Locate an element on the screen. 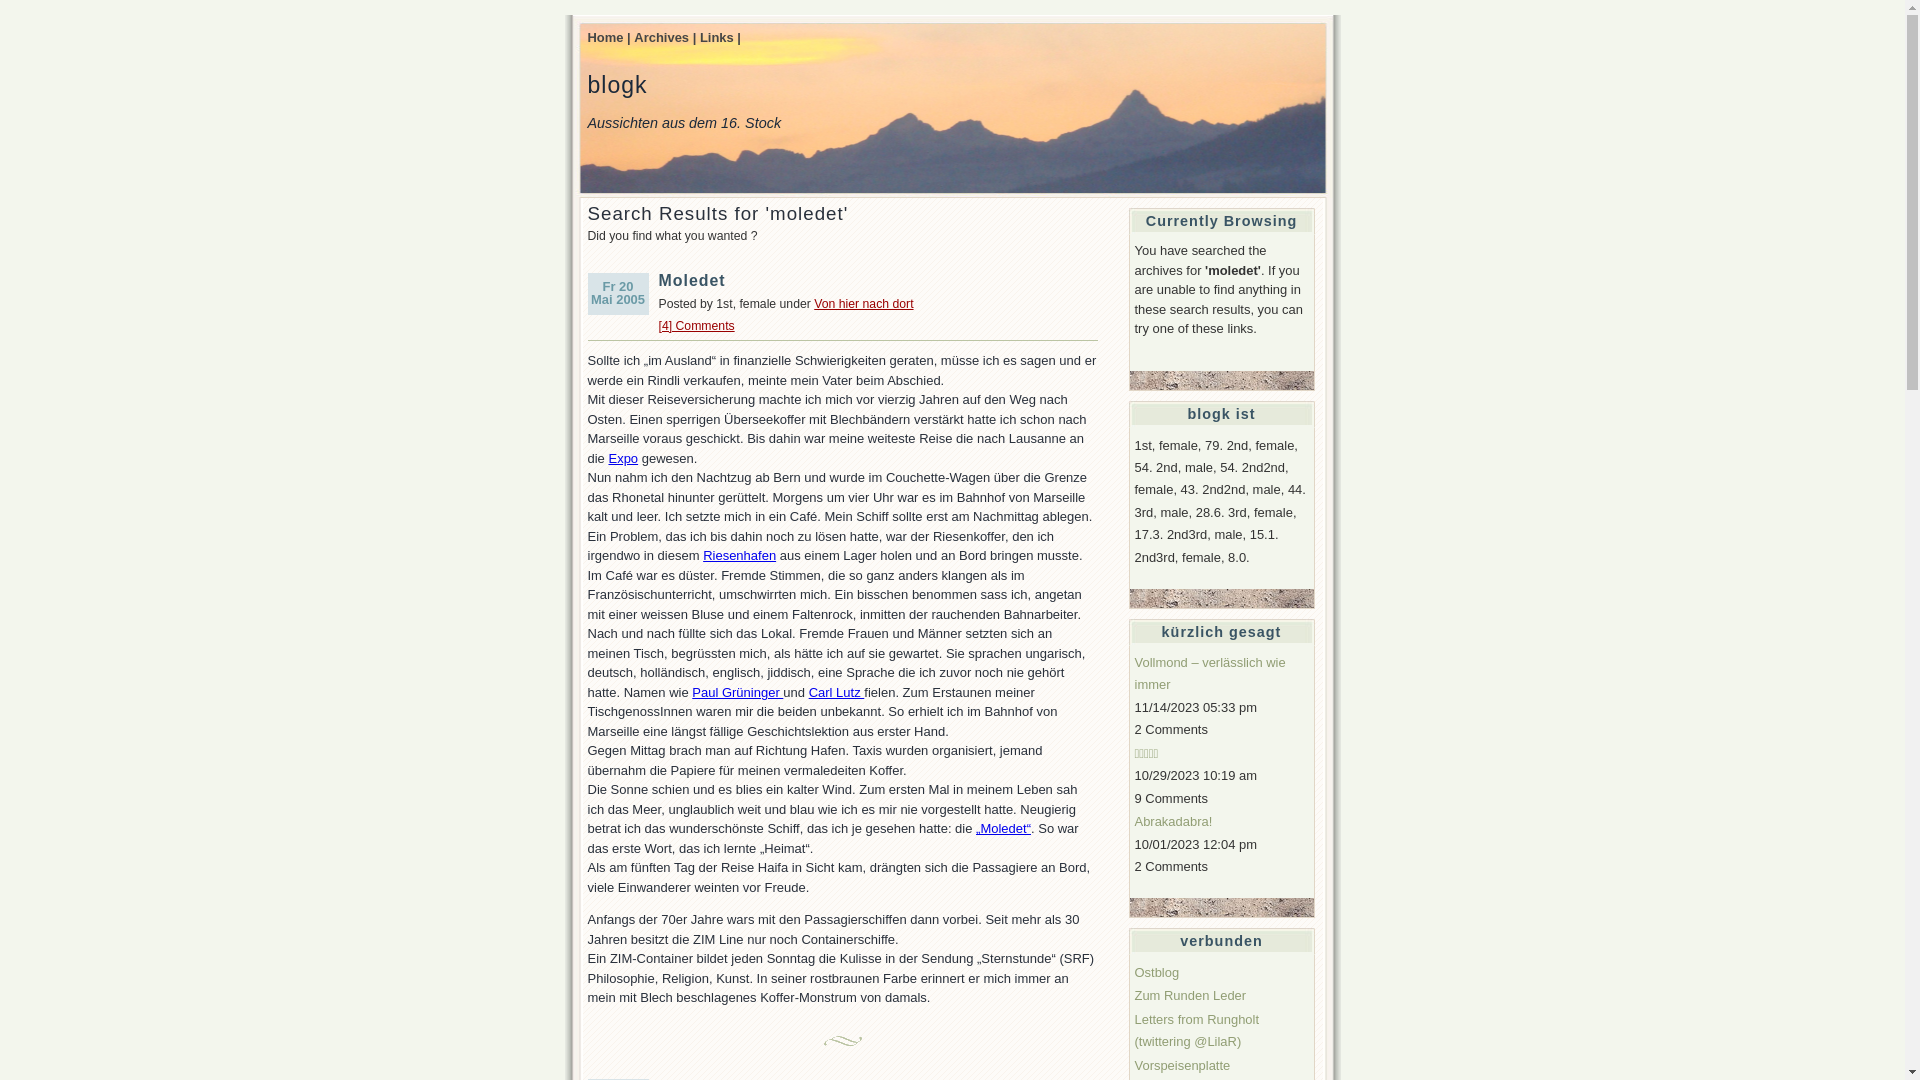 Image resolution: width=1920 pixels, height=1080 pixels. 'Letters from Rungholt (twittering @LilaR)' is located at coordinates (1196, 1030).